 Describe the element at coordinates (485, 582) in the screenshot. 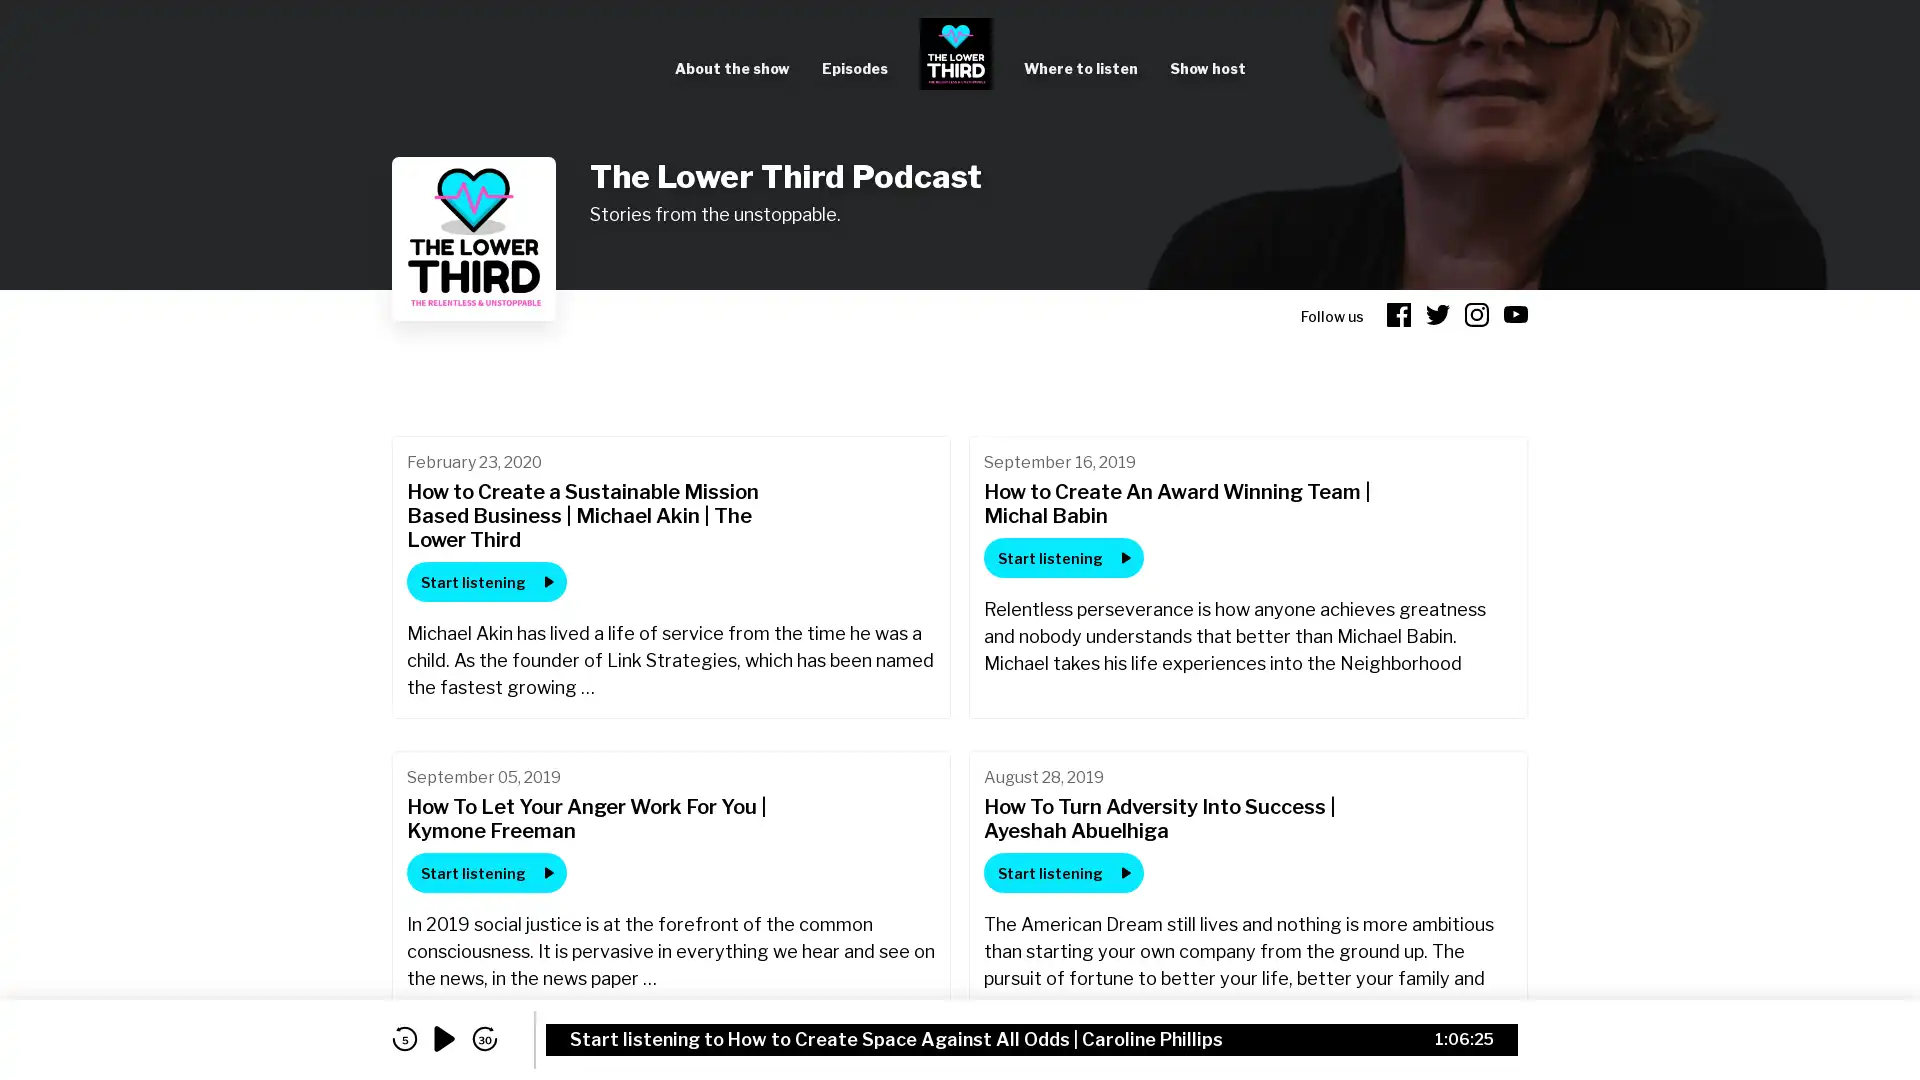

I see `Start listening` at that location.